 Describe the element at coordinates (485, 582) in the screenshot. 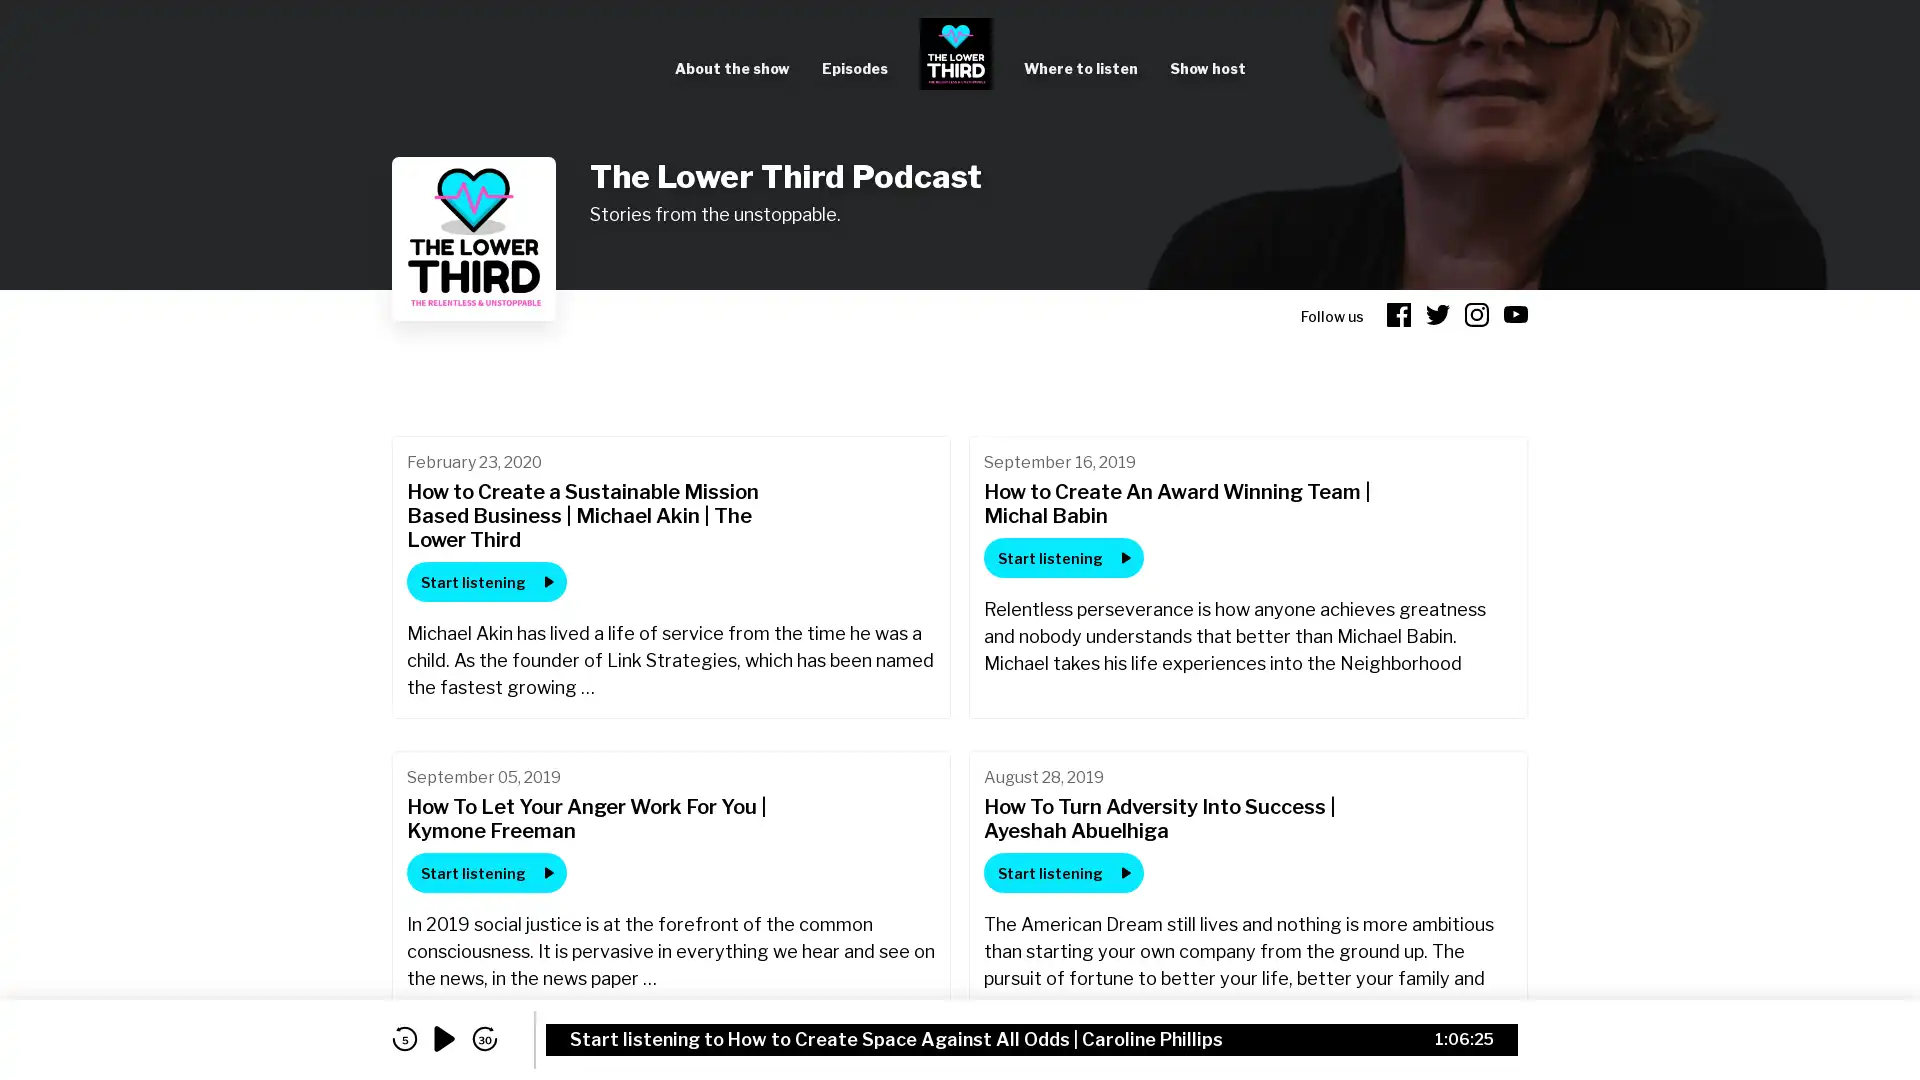

I see `Start listening` at that location.